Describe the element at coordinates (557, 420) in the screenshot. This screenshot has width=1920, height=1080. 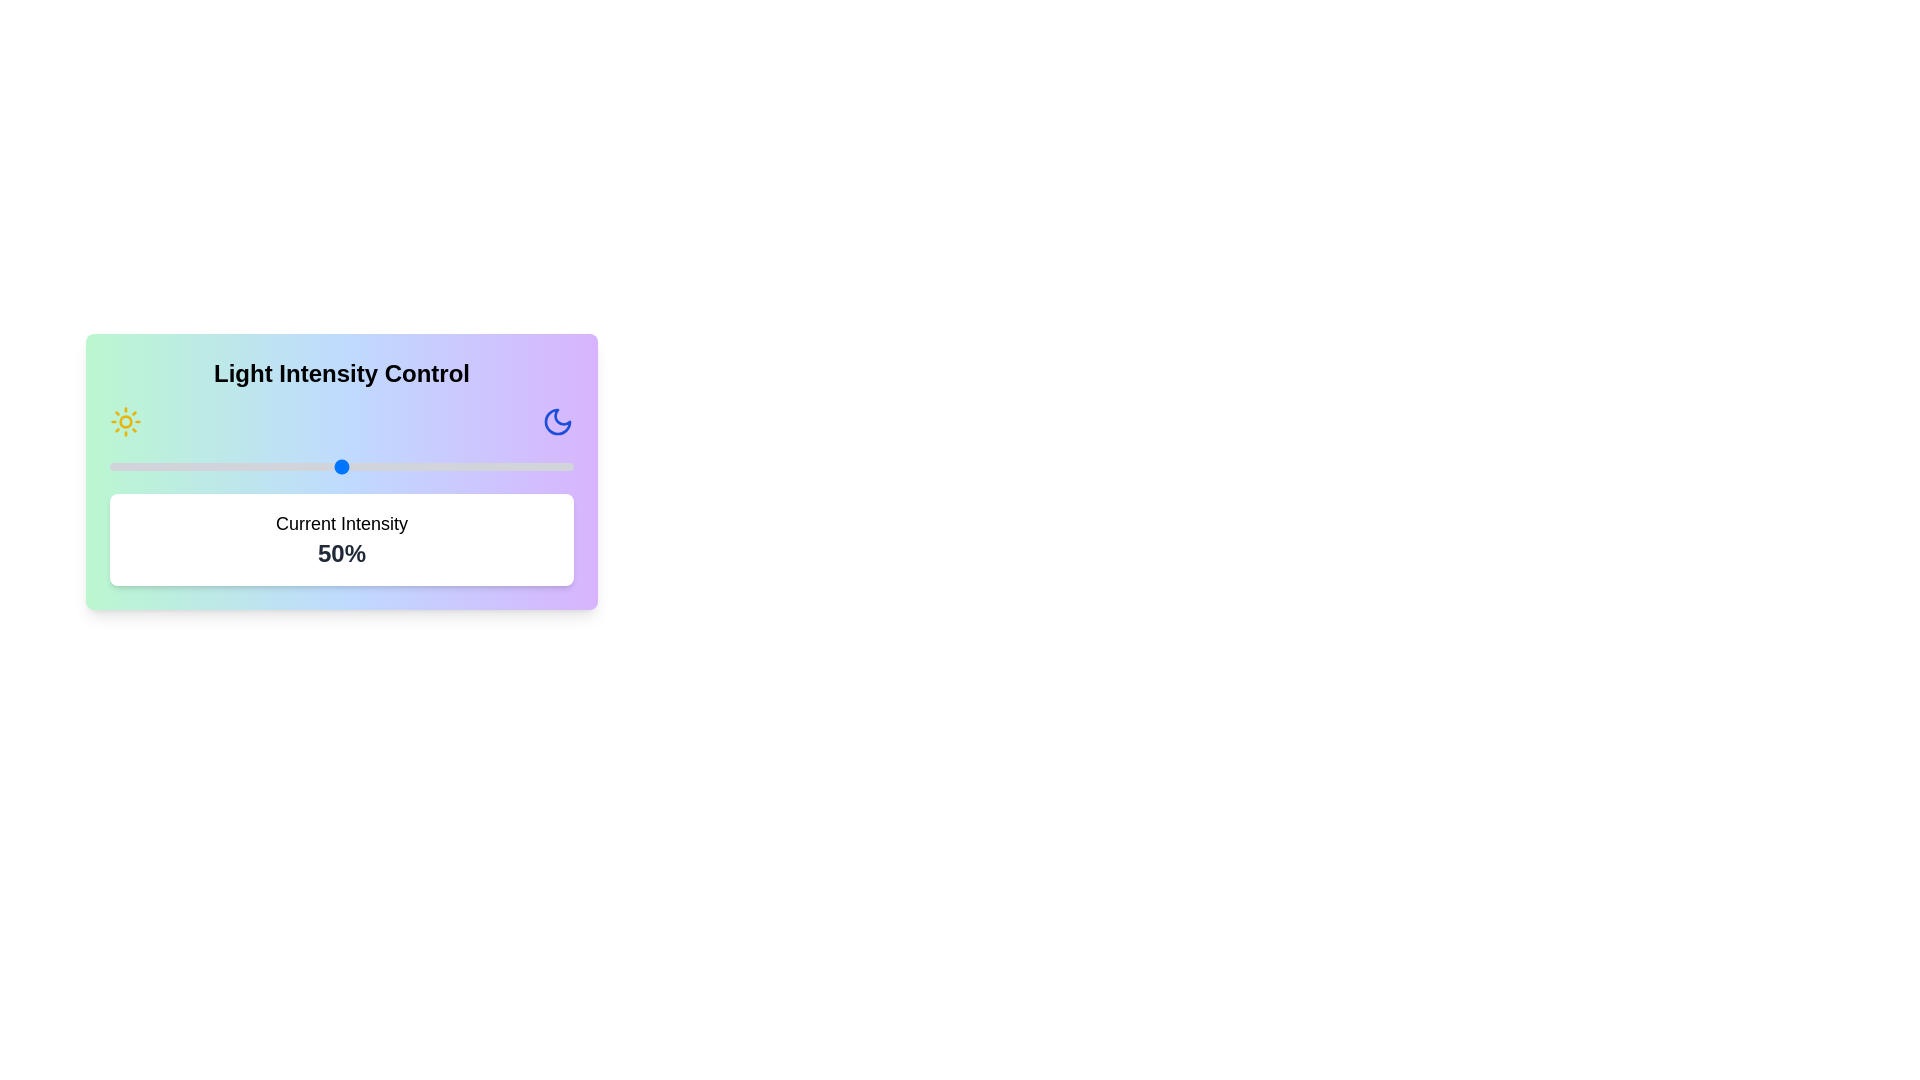
I see `the blue crescent moon-like icon located in the top-right corner of the 'Light Intensity Control' card, adjacent to the card's border and near the title text` at that location.